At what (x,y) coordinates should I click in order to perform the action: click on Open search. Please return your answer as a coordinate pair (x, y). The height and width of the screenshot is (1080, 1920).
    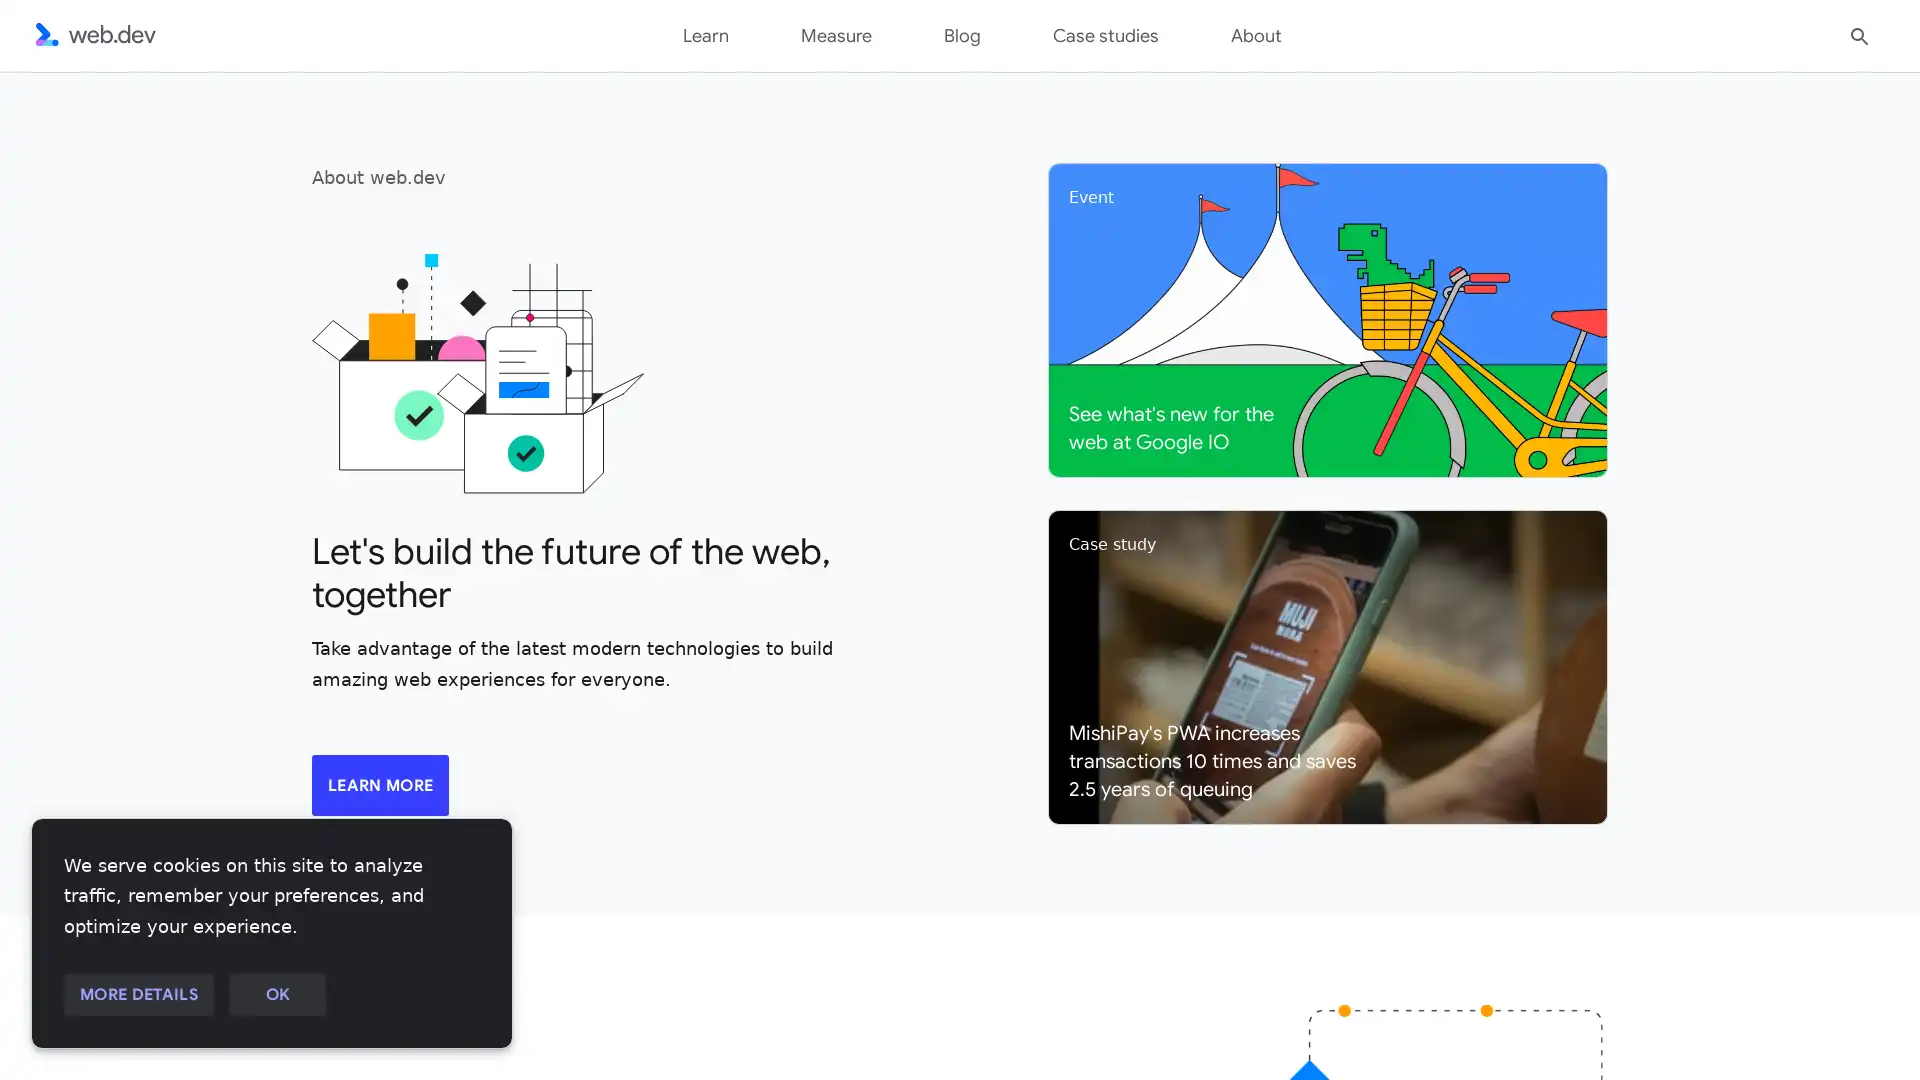
    Looking at the image, I should click on (1859, 34).